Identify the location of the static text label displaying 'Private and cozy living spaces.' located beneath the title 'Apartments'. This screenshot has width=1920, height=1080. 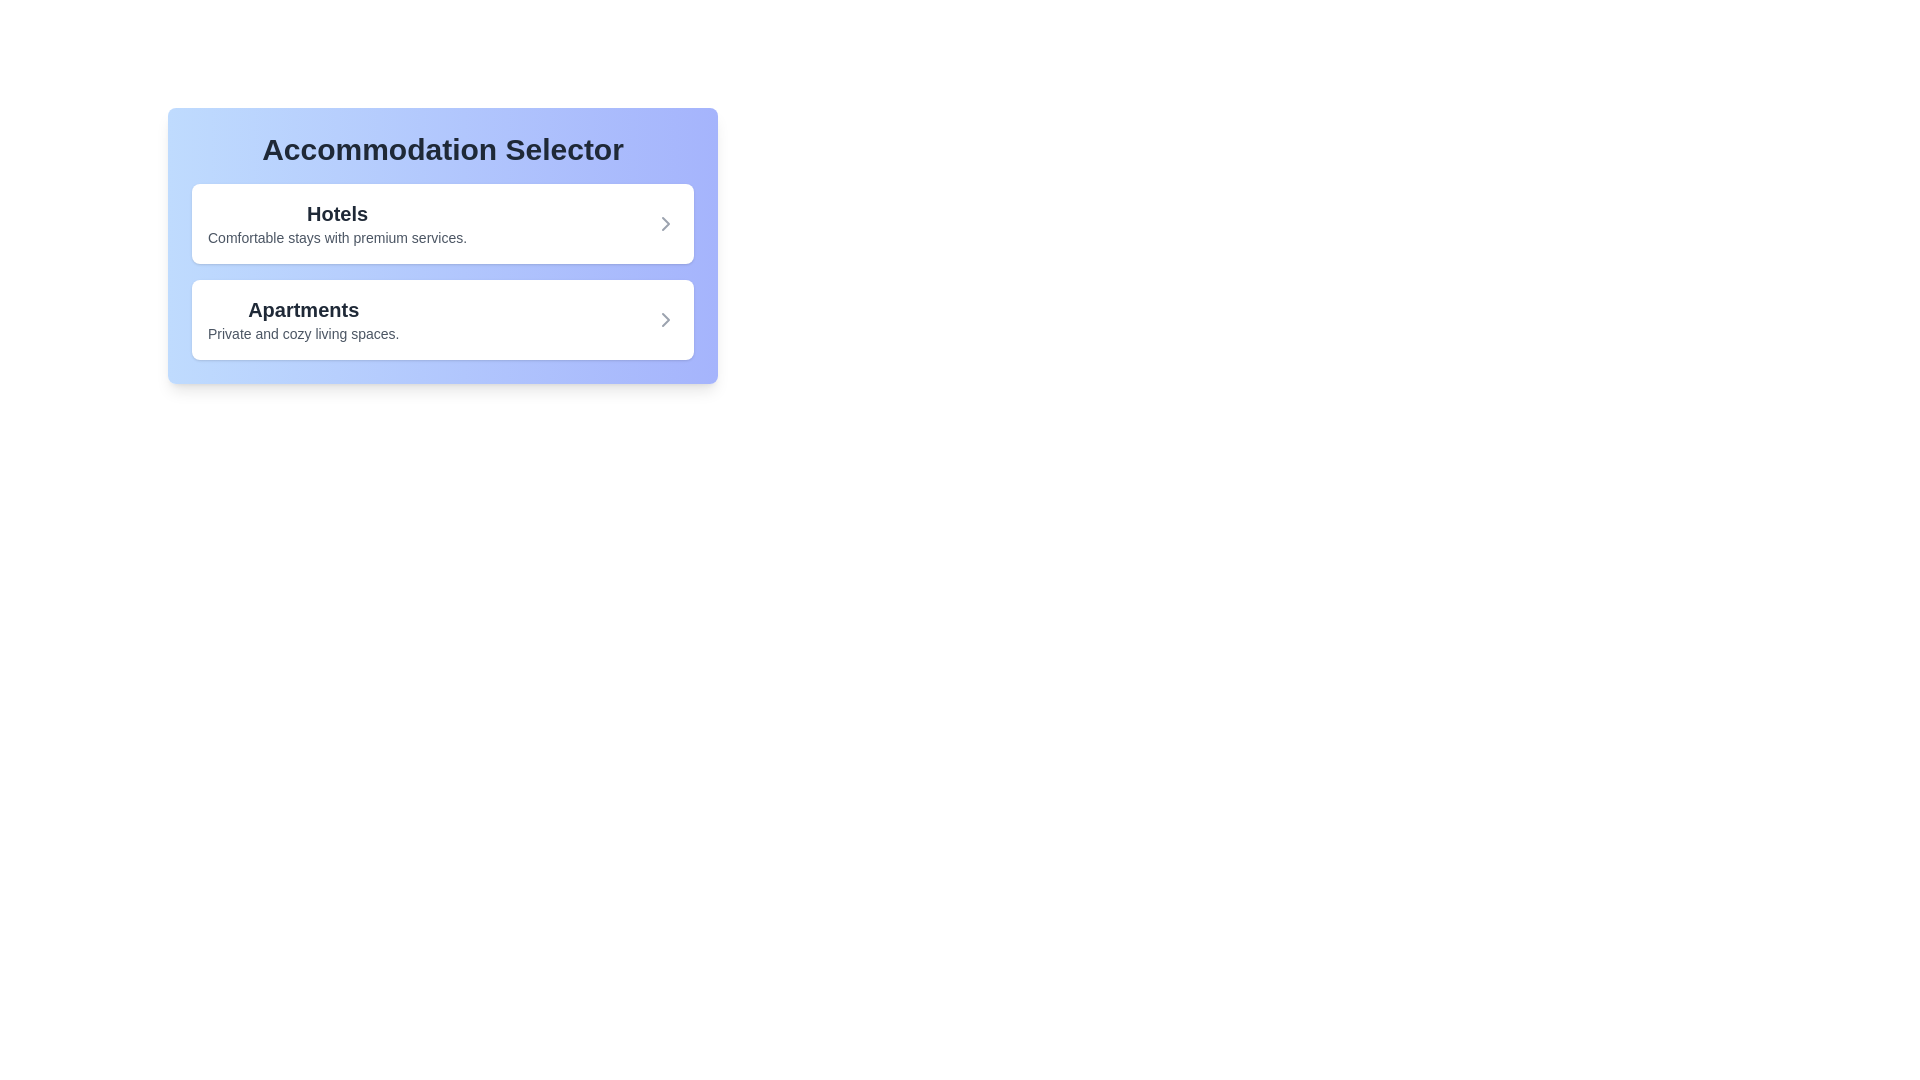
(302, 333).